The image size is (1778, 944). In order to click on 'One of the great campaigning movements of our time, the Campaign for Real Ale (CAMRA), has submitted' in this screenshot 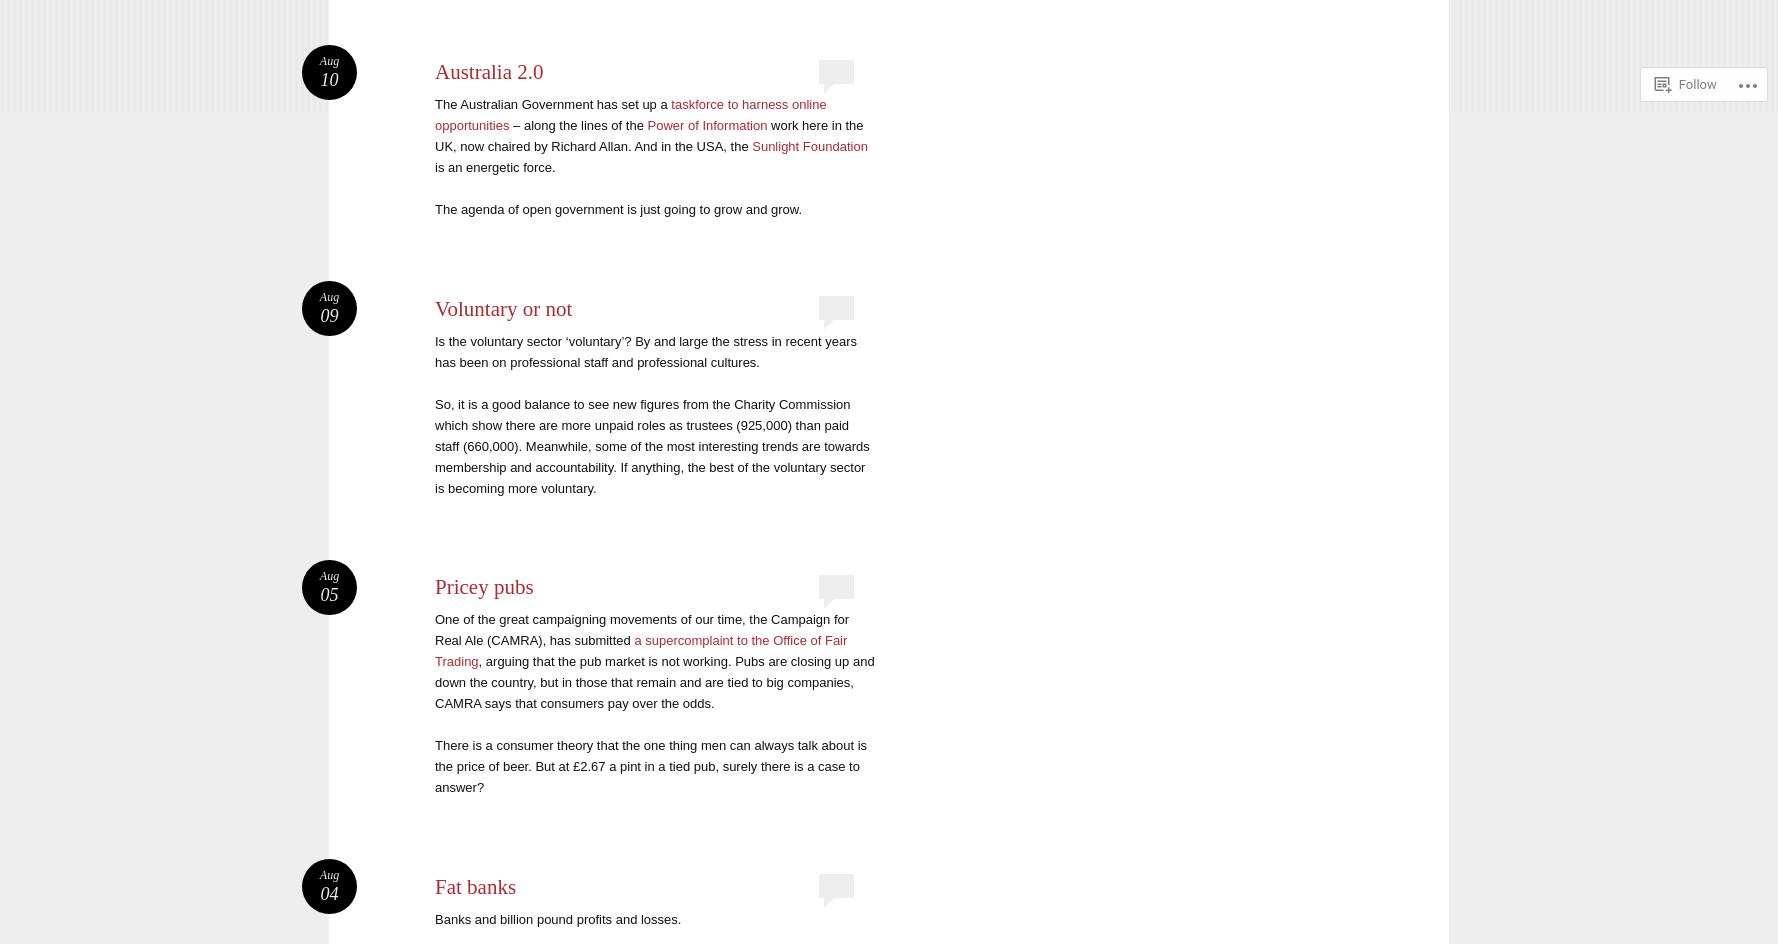, I will do `click(435, 630)`.